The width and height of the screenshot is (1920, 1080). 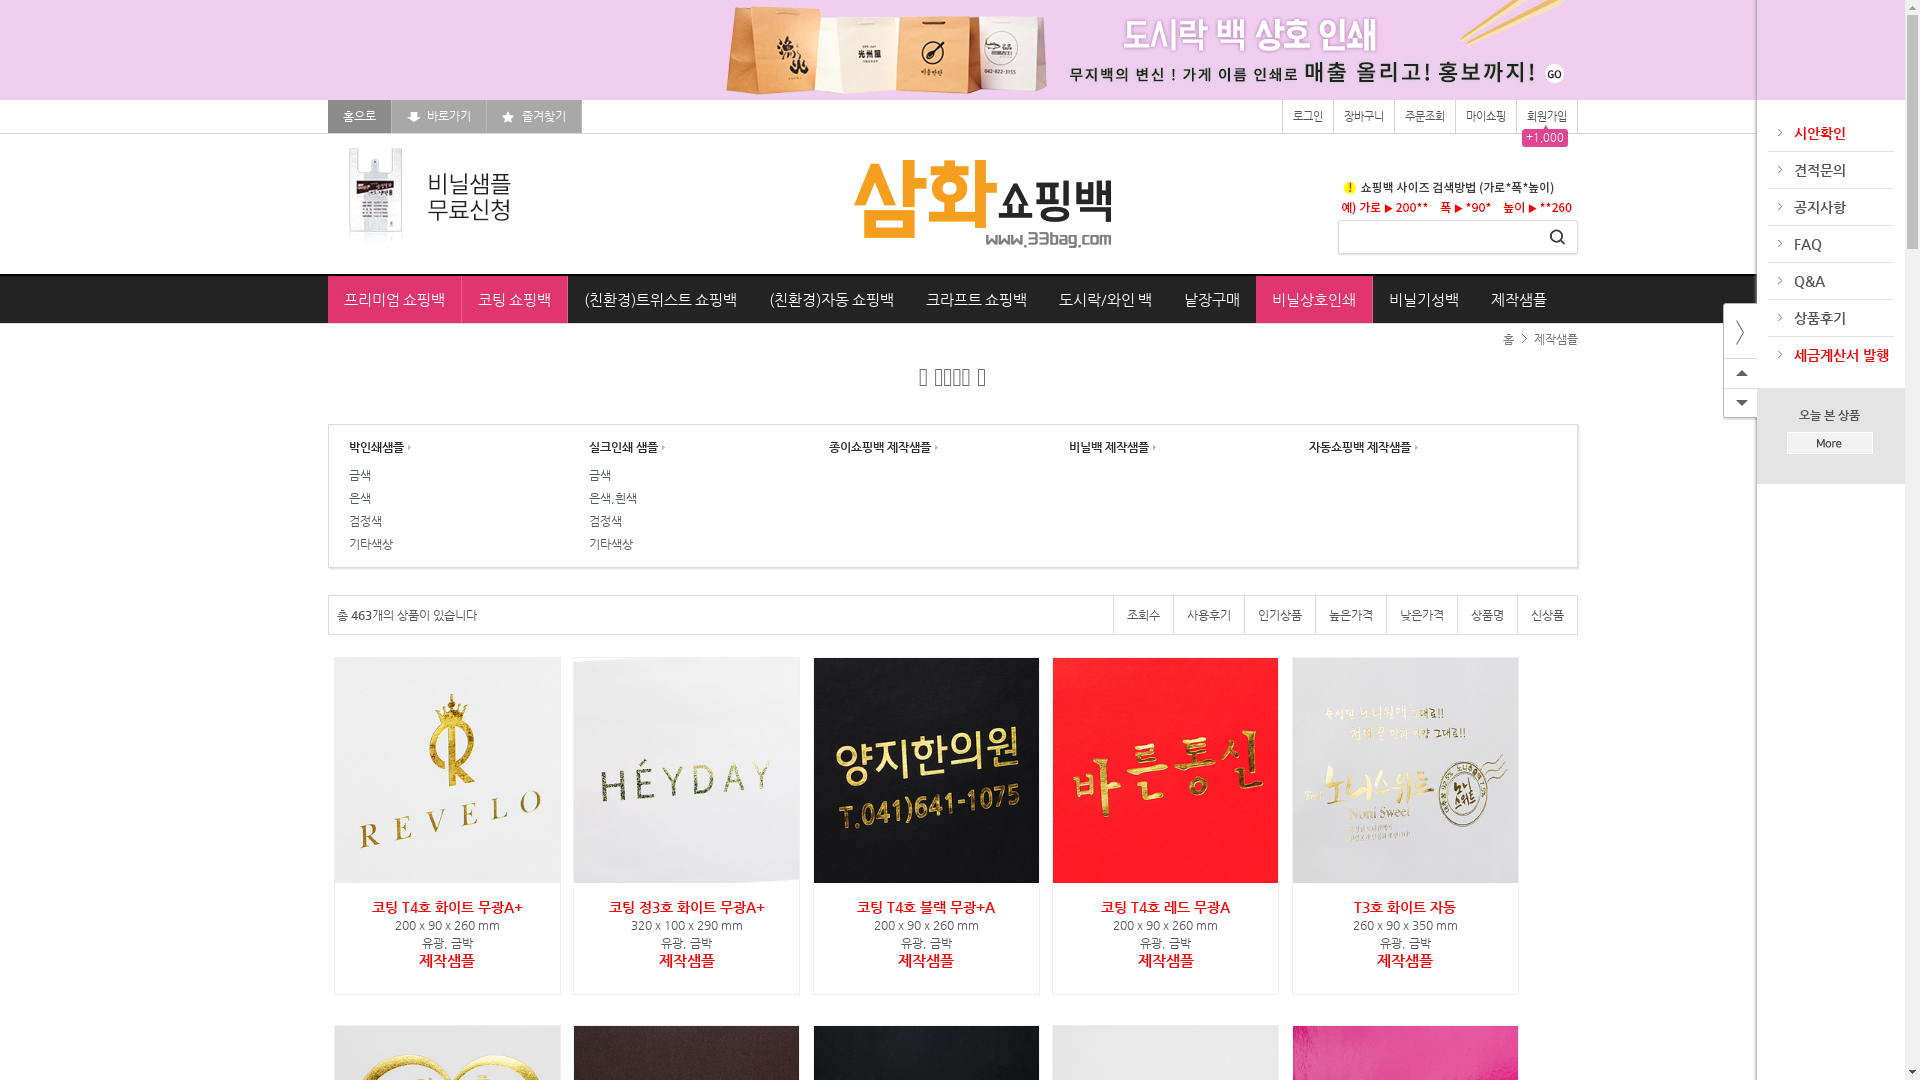 What do you see at coordinates (1806, 242) in the screenshot?
I see `'FAQ'` at bounding box center [1806, 242].